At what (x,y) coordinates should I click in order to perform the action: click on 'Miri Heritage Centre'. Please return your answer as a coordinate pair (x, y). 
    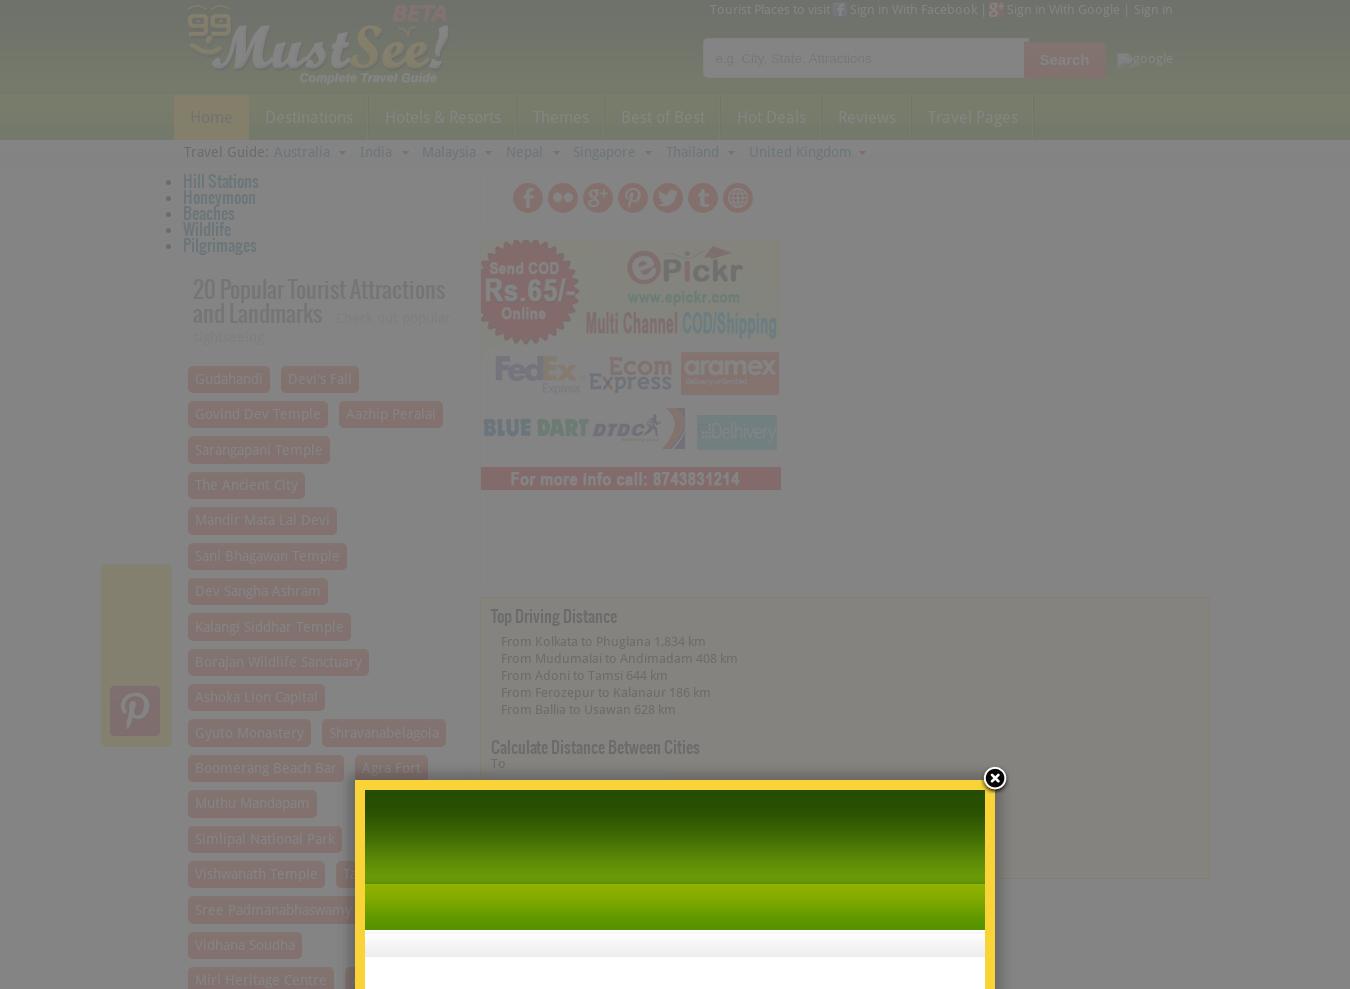
    Looking at the image, I should click on (259, 980).